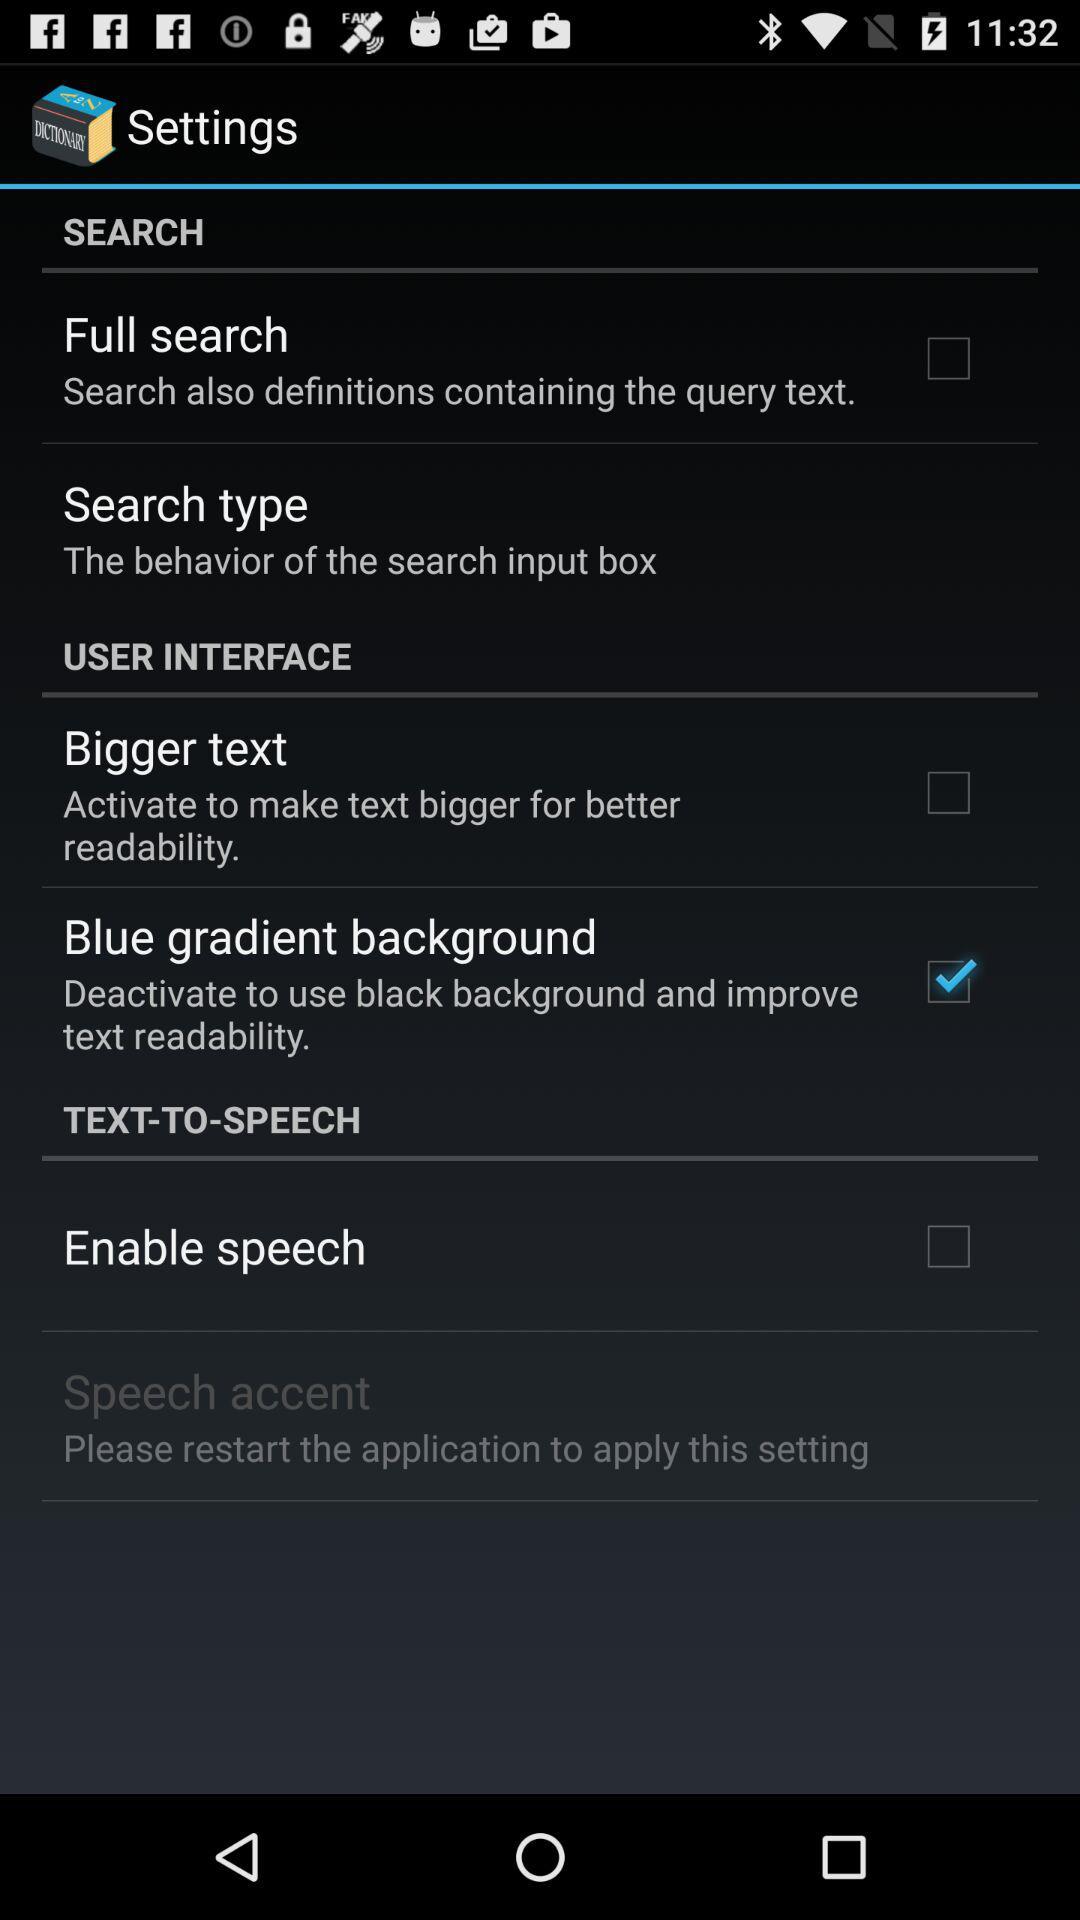 The width and height of the screenshot is (1080, 1920). Describe the element at coordinates (329, 934) in the screenshot. I see `blue gradient background` at that location.